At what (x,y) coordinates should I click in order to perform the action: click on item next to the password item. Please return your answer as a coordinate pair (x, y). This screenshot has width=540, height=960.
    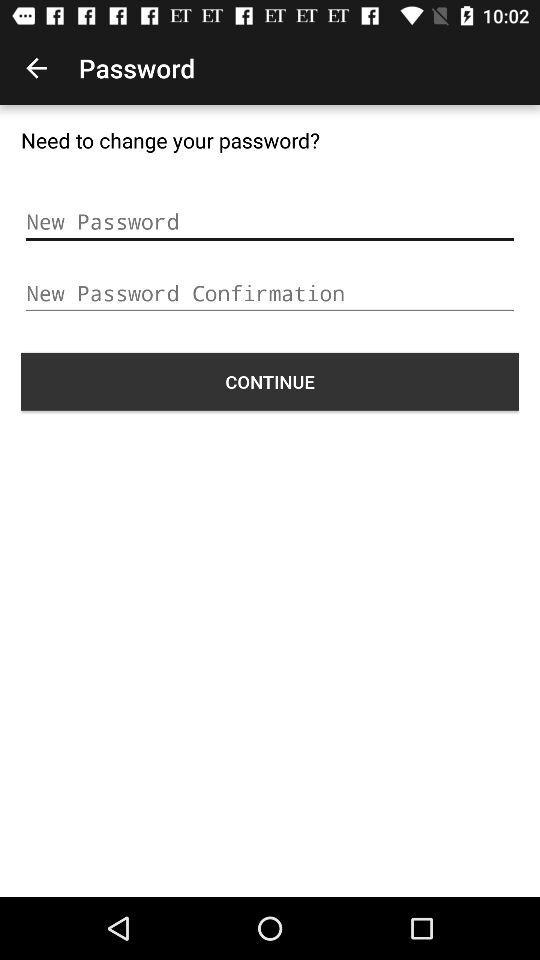
    Looking at the image, I should click on (36, 68).